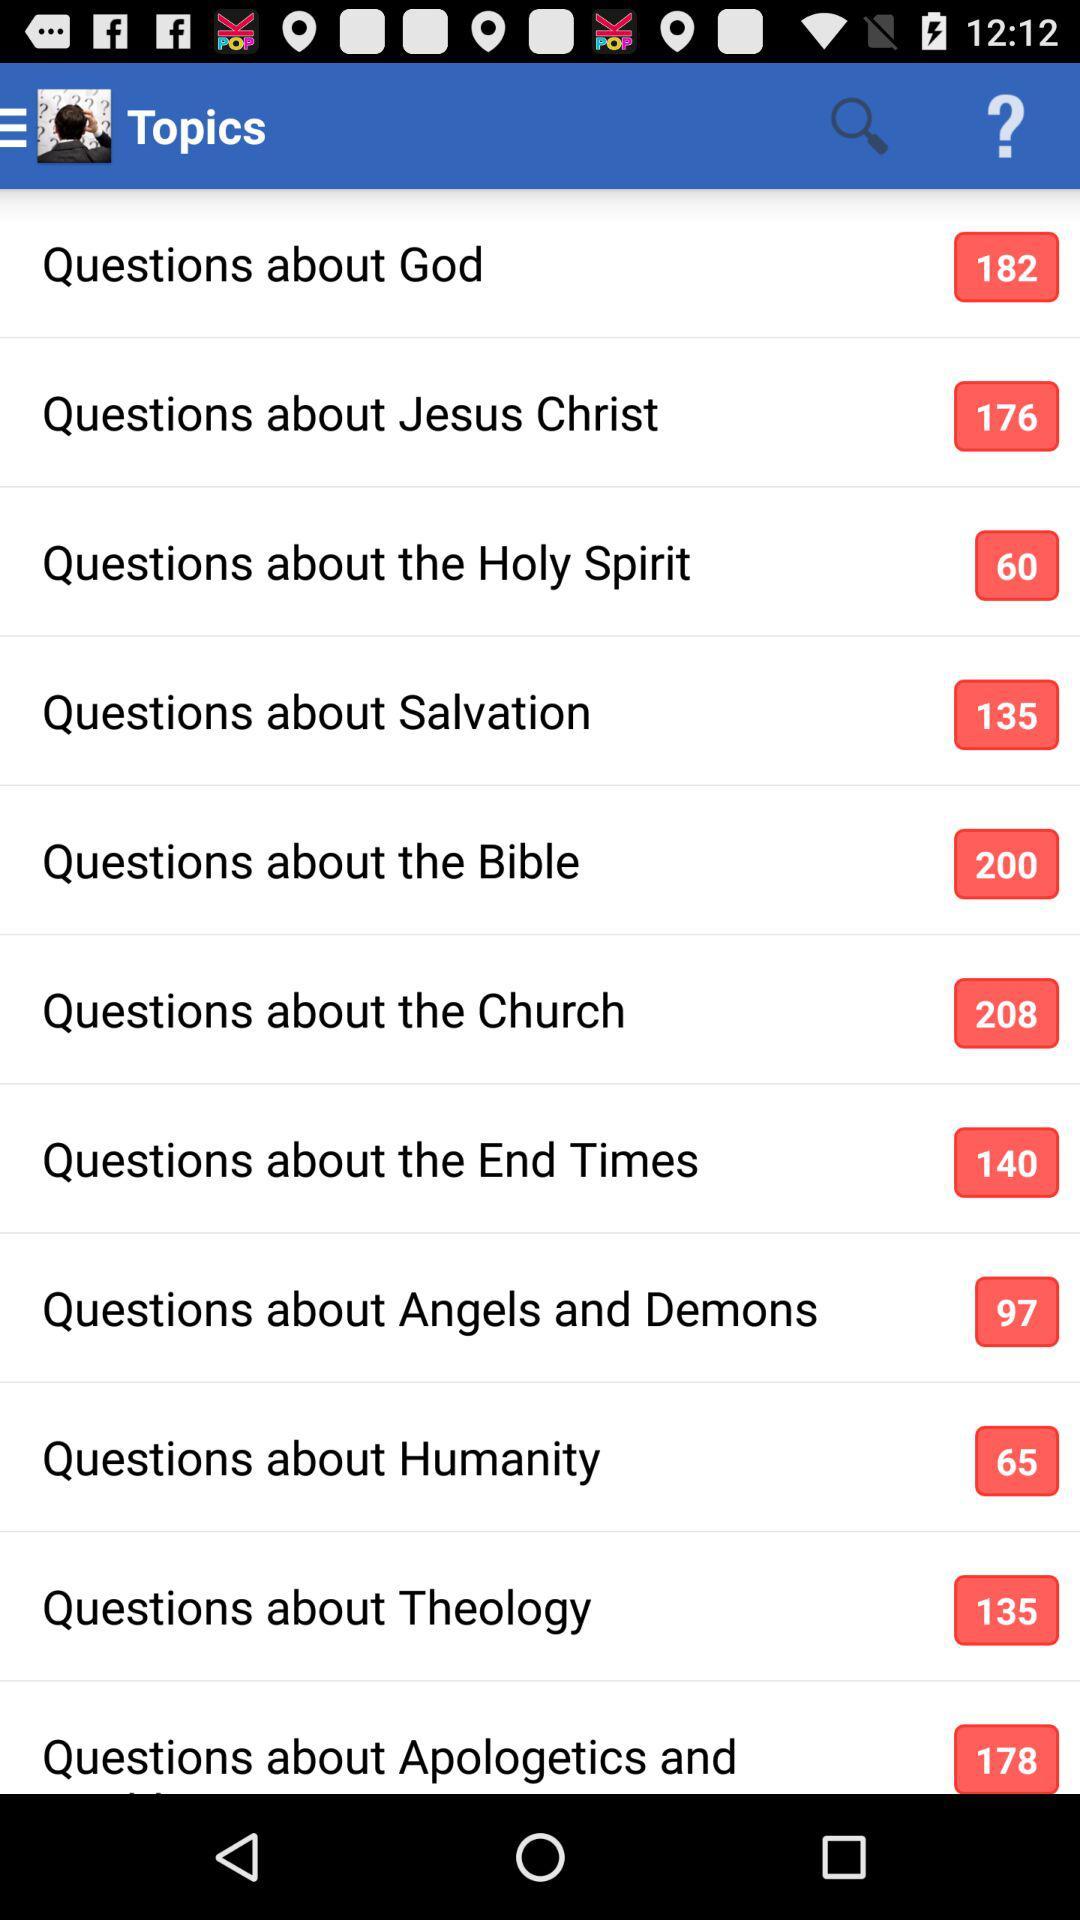 The width and height of the screenshot is (1080, 1920). What do you see at coordinates (1006, 1013) in the screenshot?
I see `the 208 app` at bounding box center [1006, 1013].